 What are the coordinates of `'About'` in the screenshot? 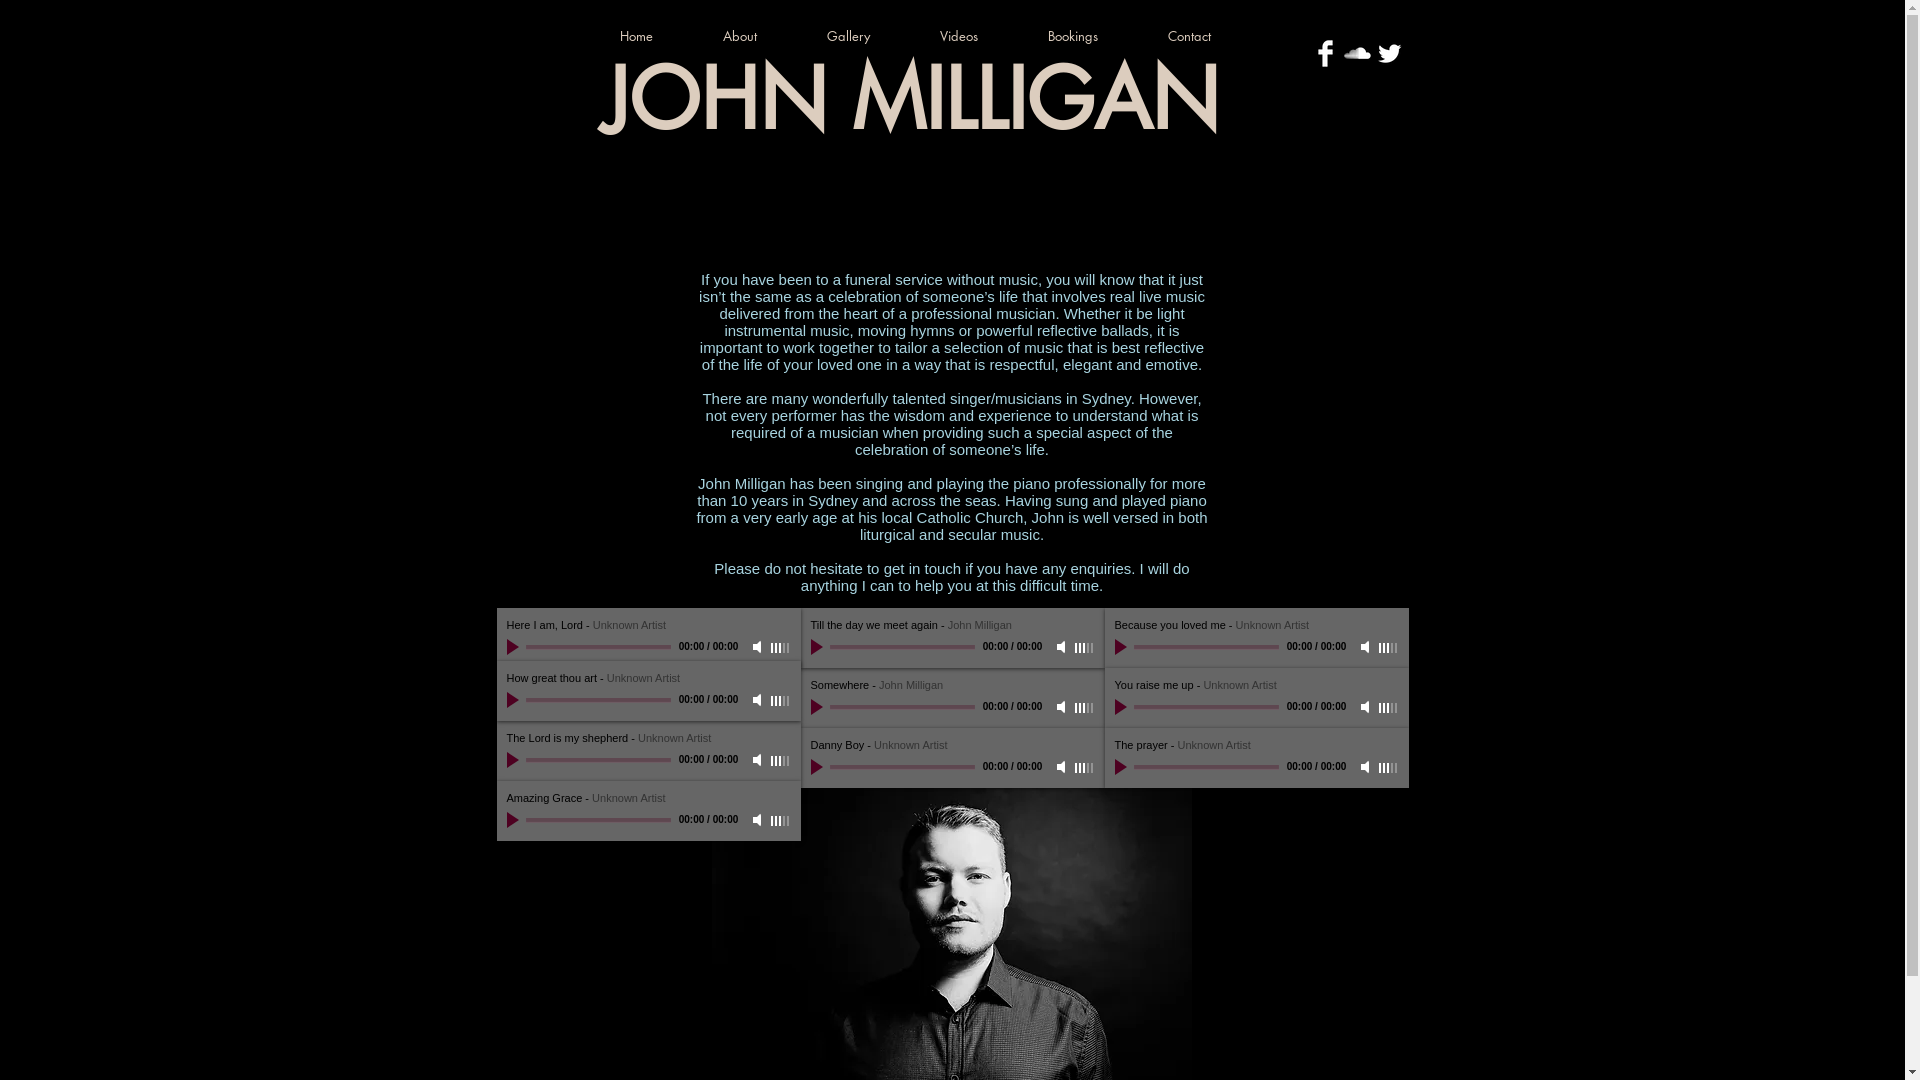 It's located at (757, 35).